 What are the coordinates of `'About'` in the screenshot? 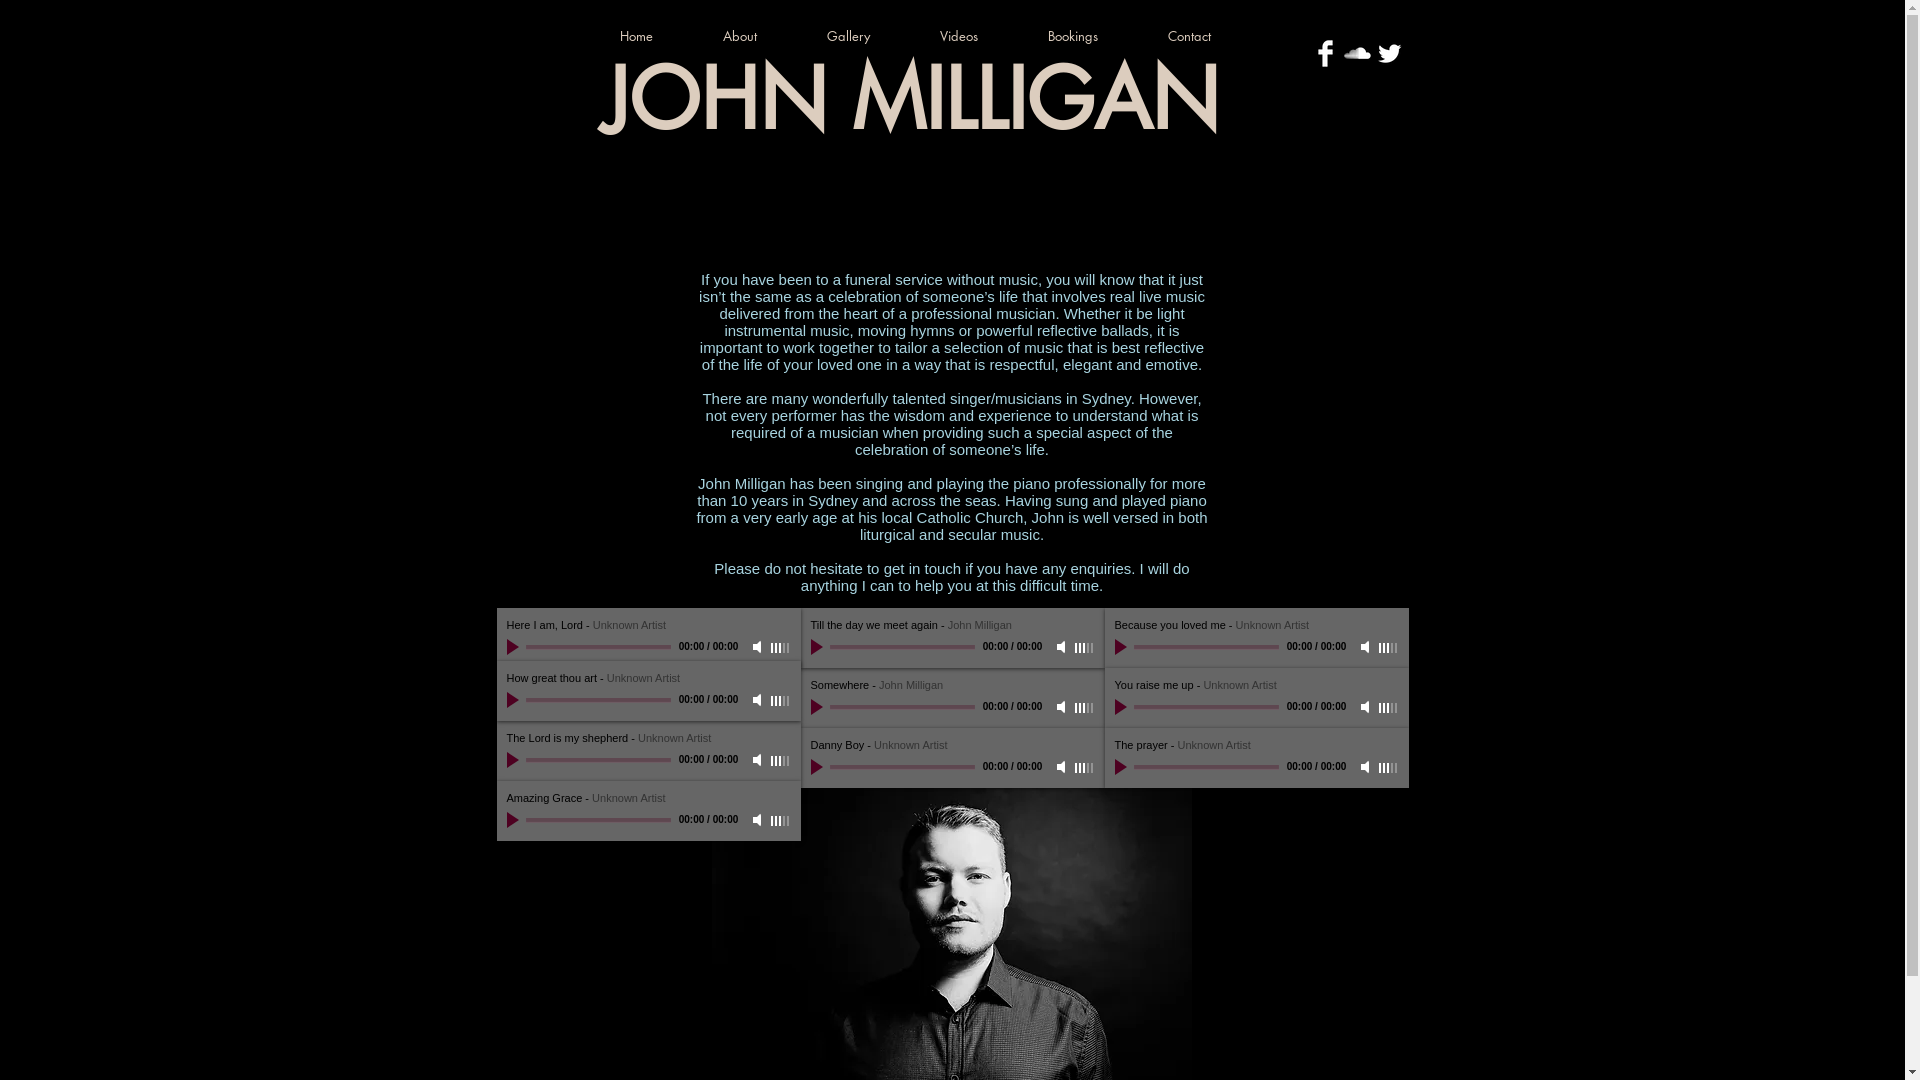 It's located at (757, 35).